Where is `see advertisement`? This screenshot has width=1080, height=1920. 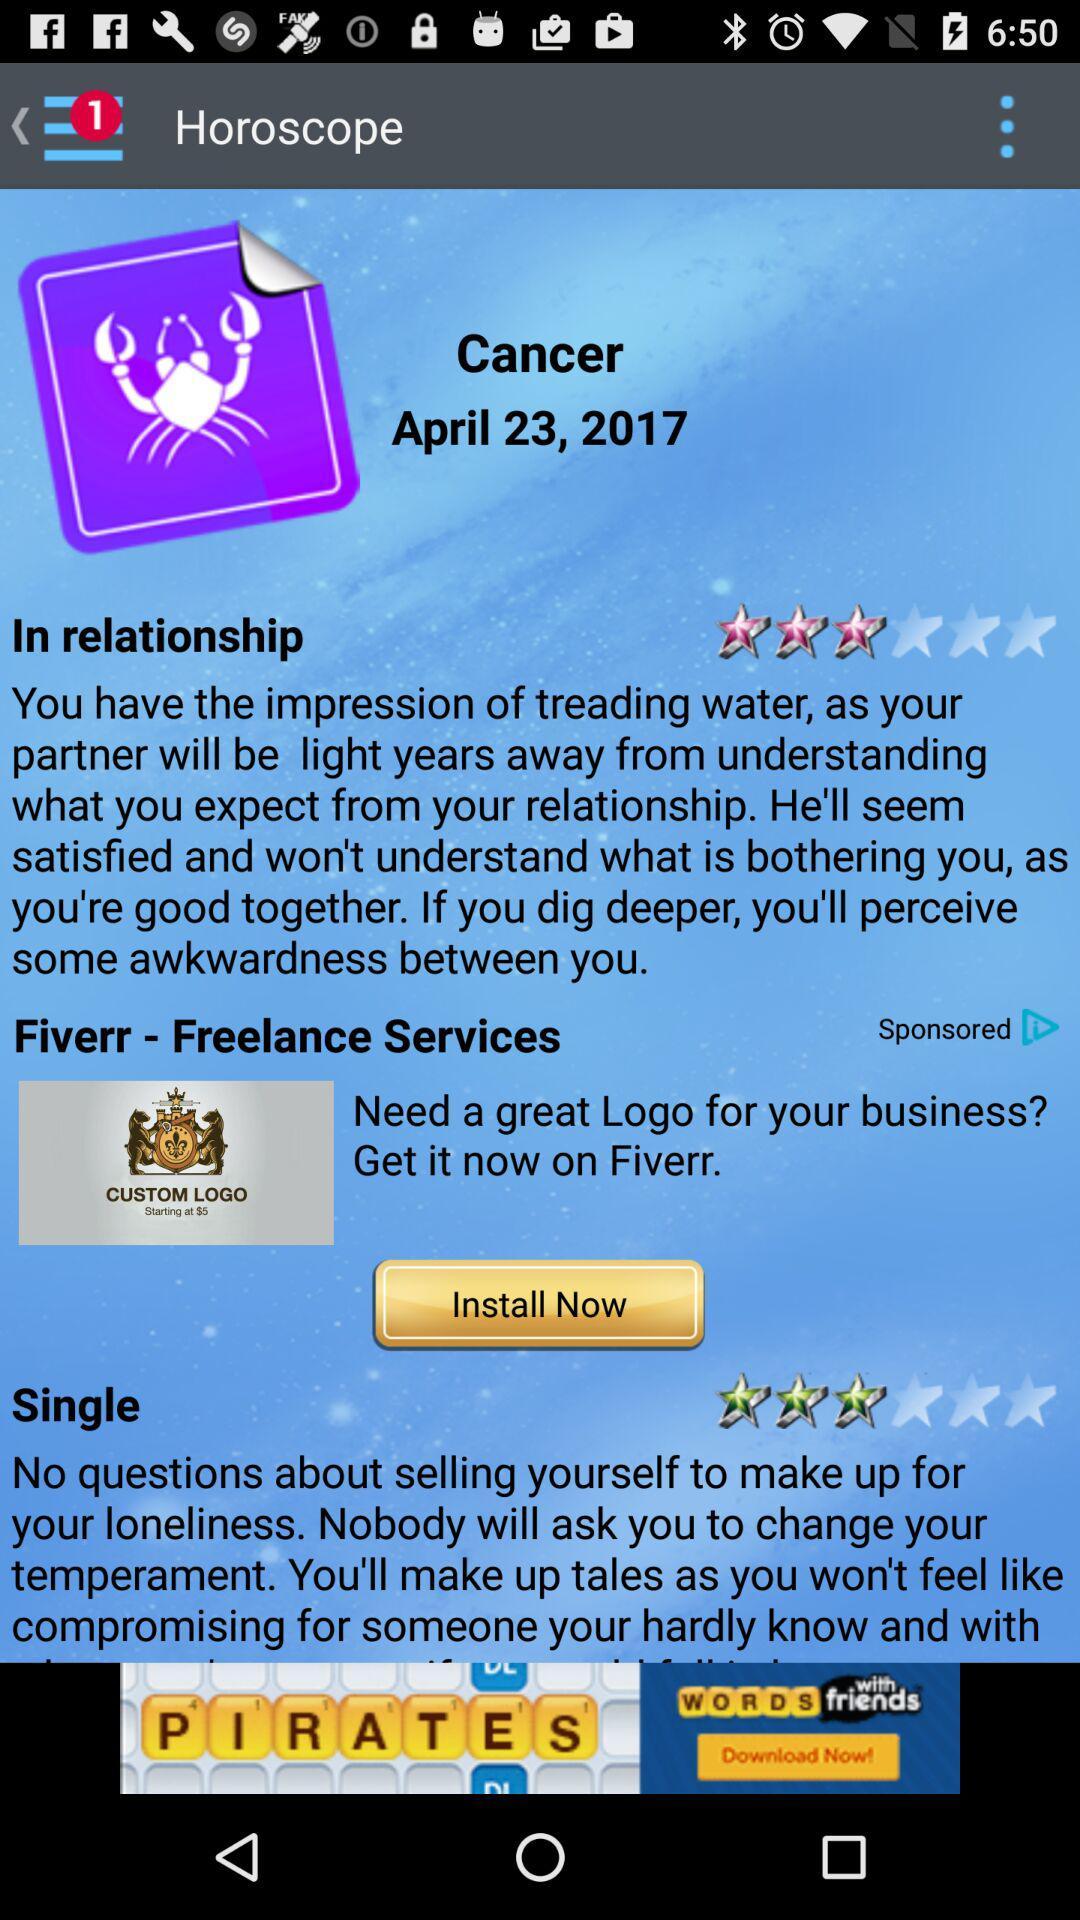 see advertisement is located at coordinates (175, 1162).